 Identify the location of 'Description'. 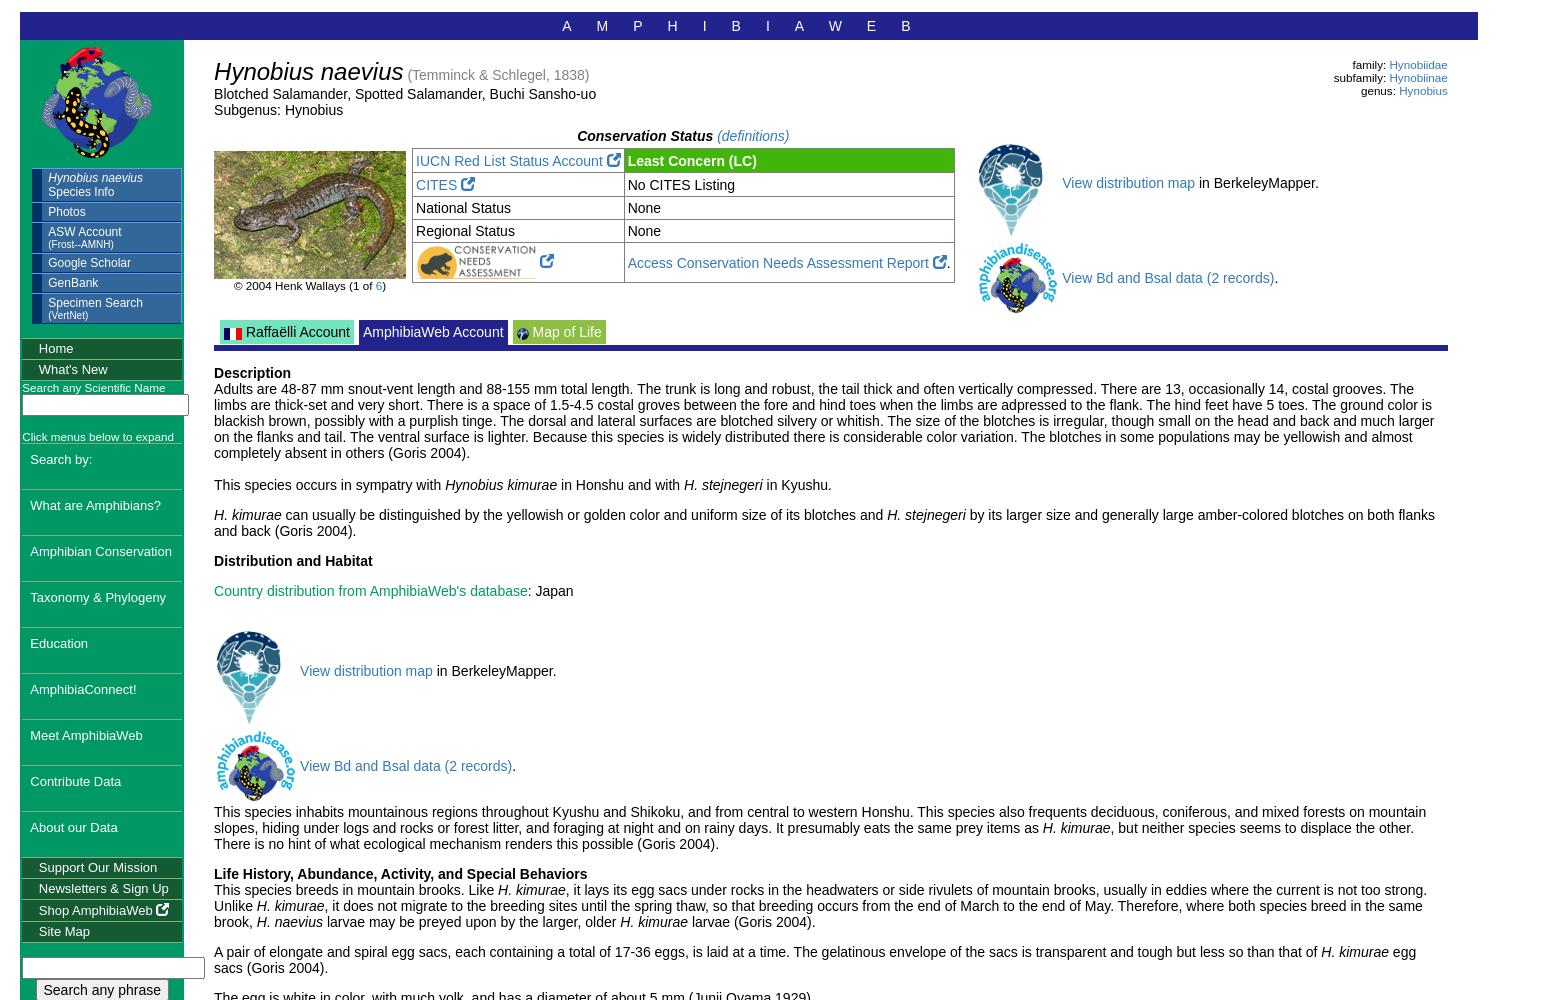
(213, 372).